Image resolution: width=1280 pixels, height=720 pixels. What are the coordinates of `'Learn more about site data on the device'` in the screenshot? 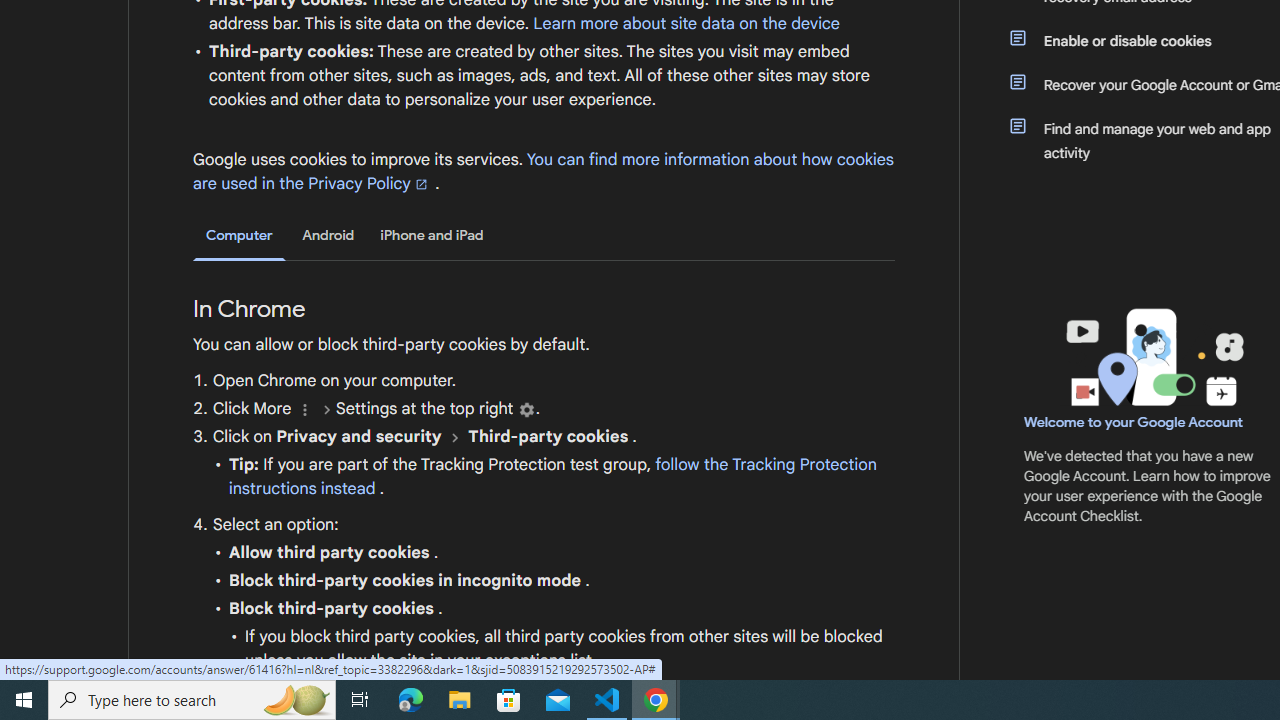 It's located at (686, 23).